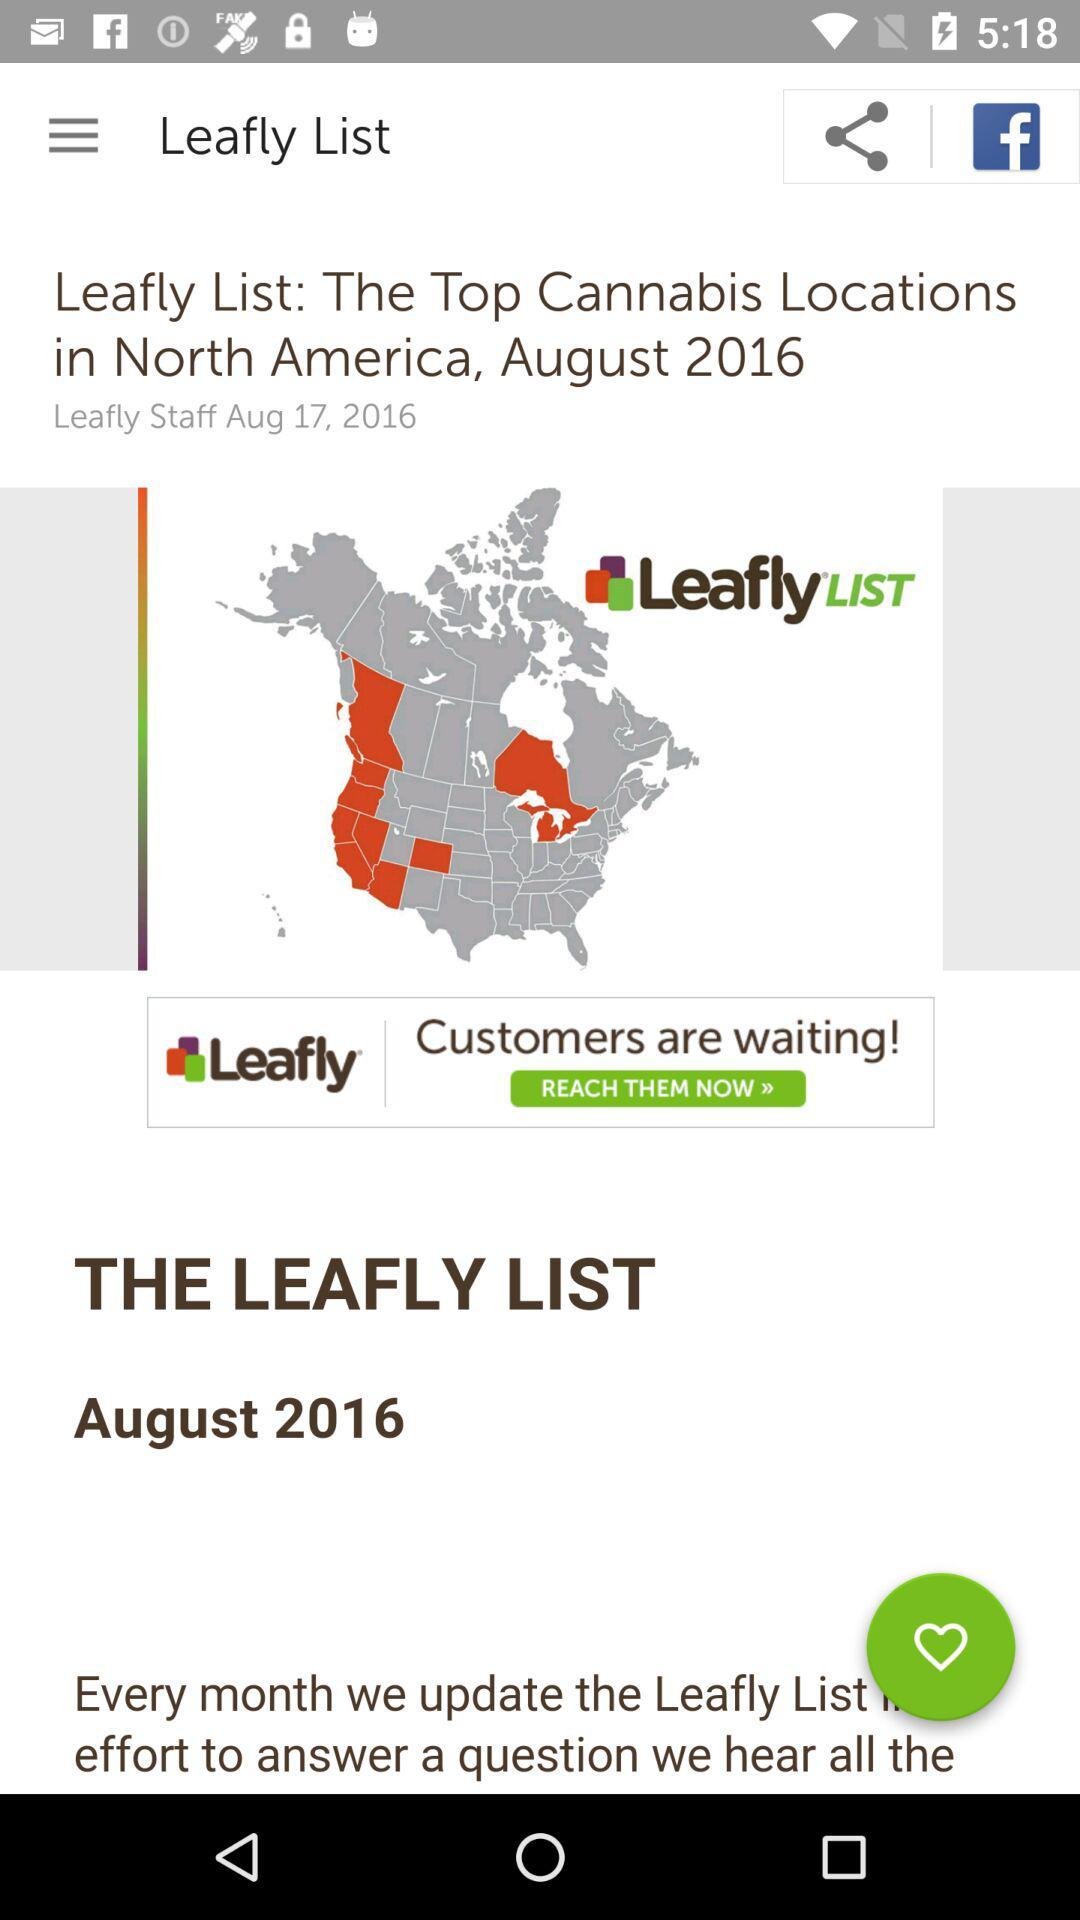 The image size is (1080, 1920). I want to click on like, so click(940, 1654).